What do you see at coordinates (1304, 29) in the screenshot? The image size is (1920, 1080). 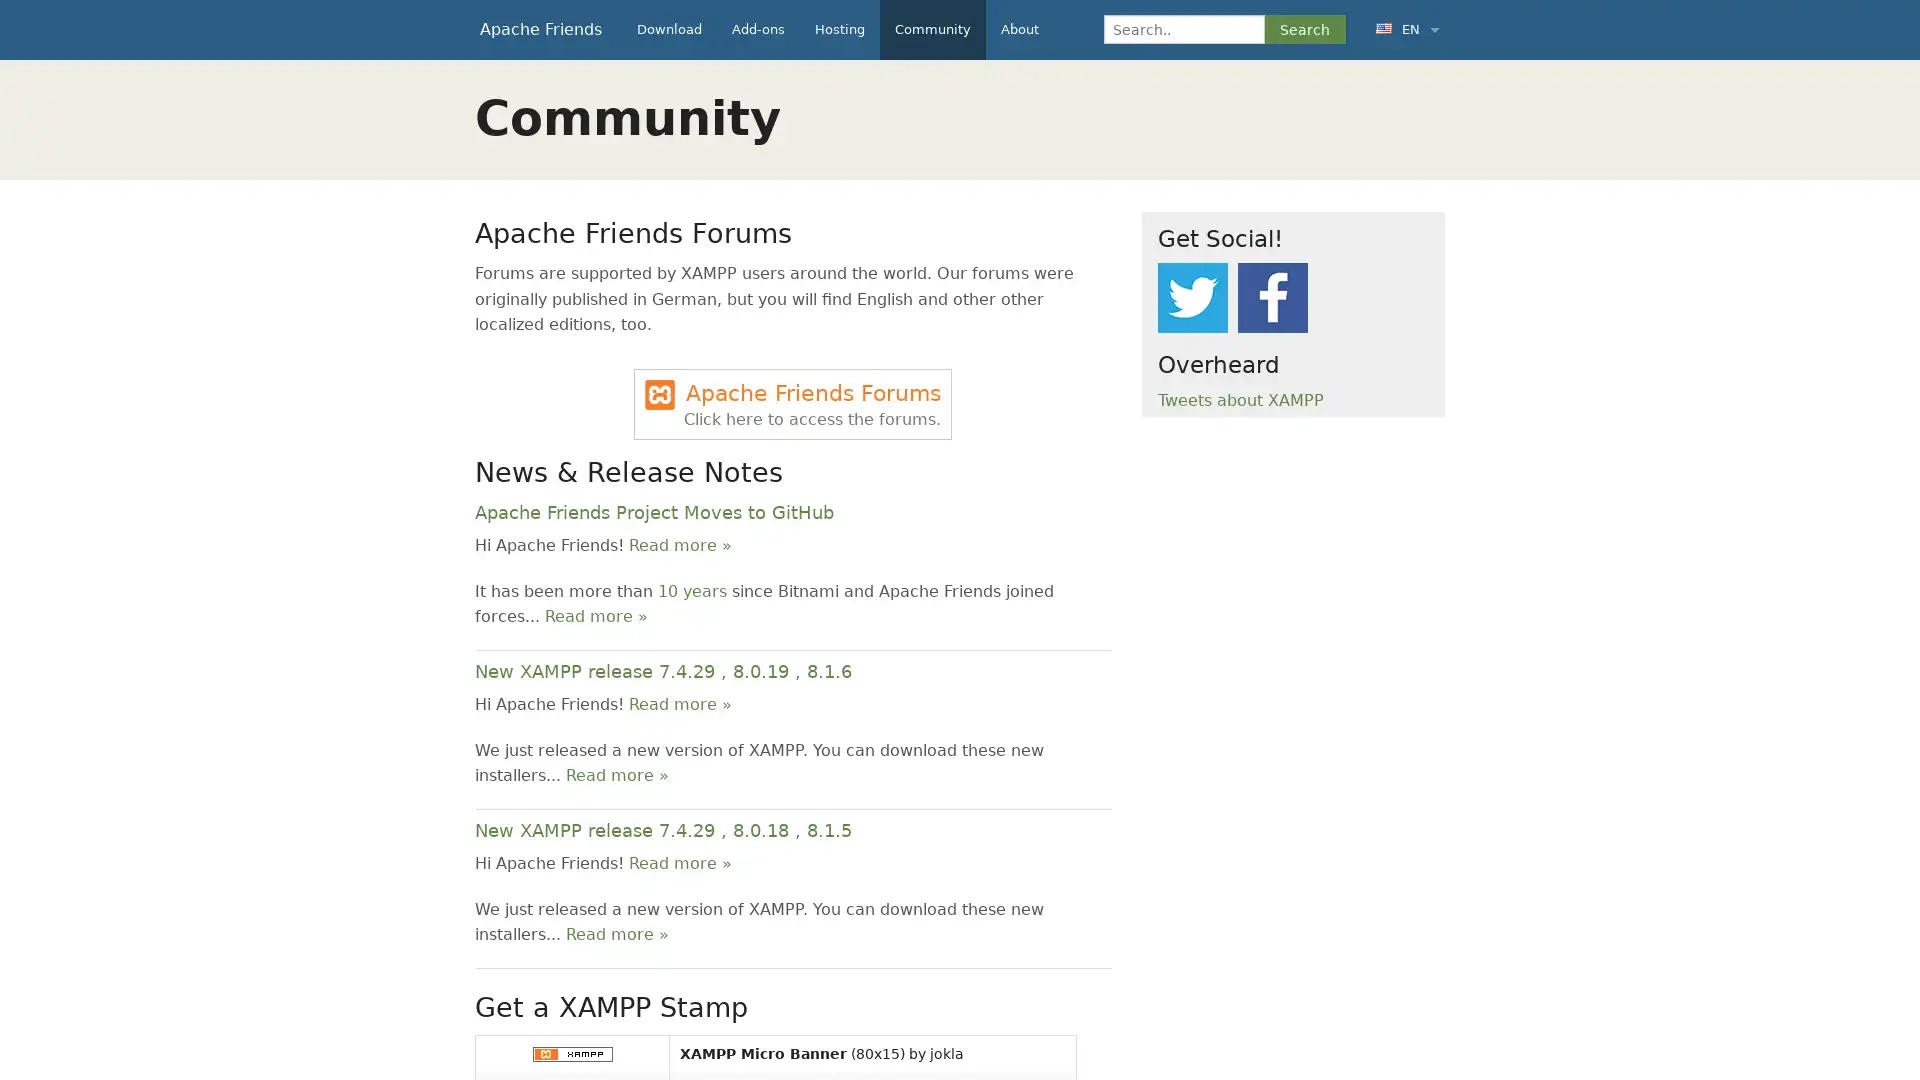 I see `Search` at bounding box center [1304, 29].